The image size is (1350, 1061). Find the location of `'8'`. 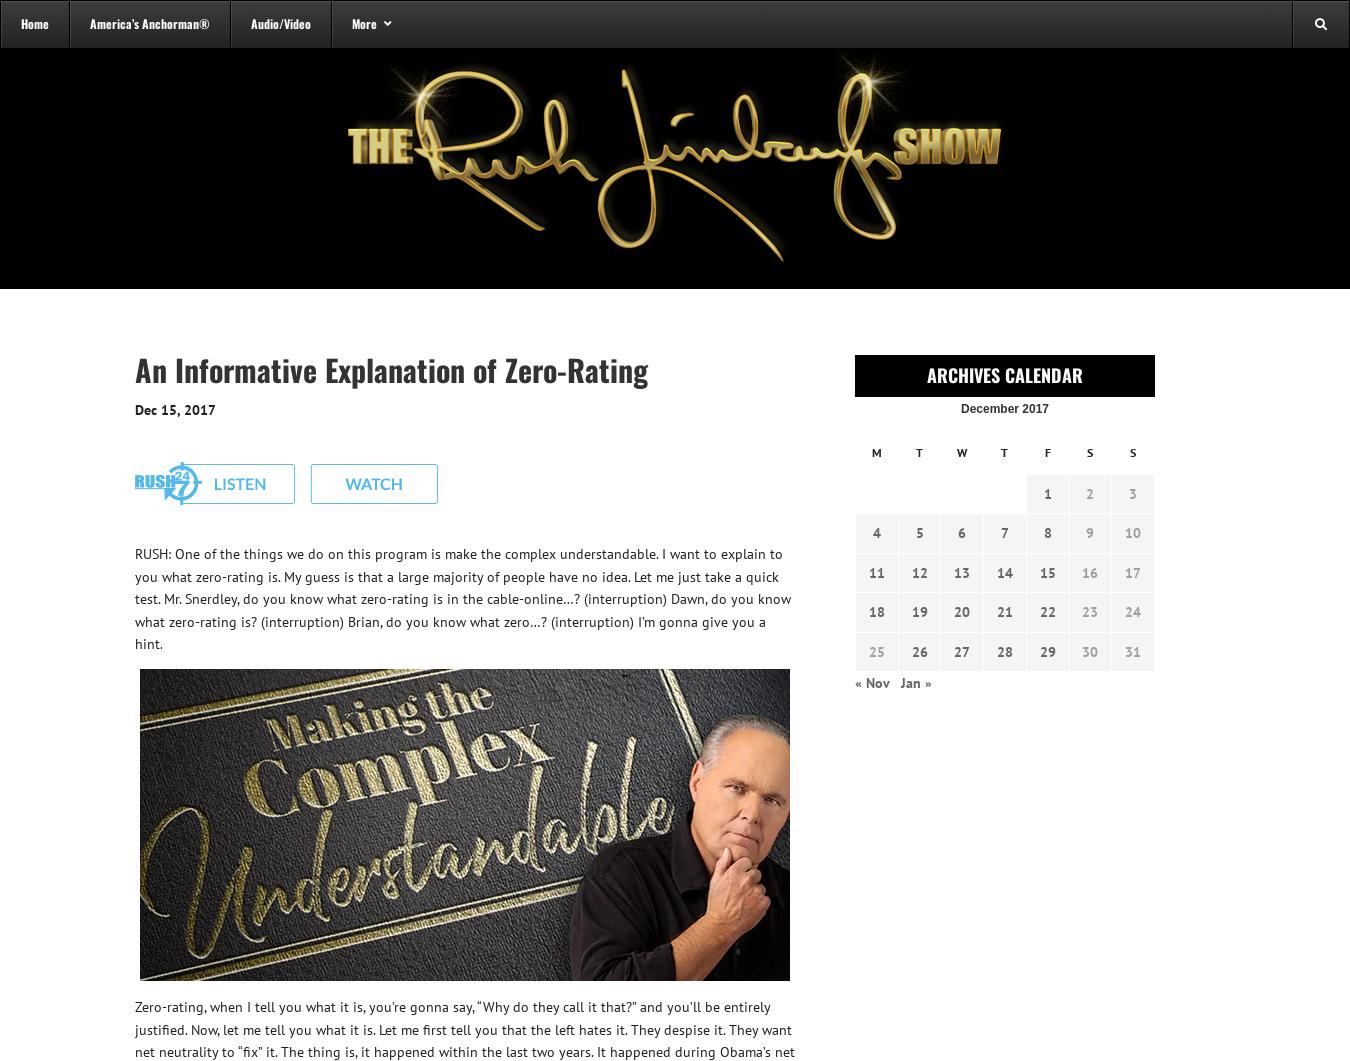

'8' is located at coordinates (1047, 532).